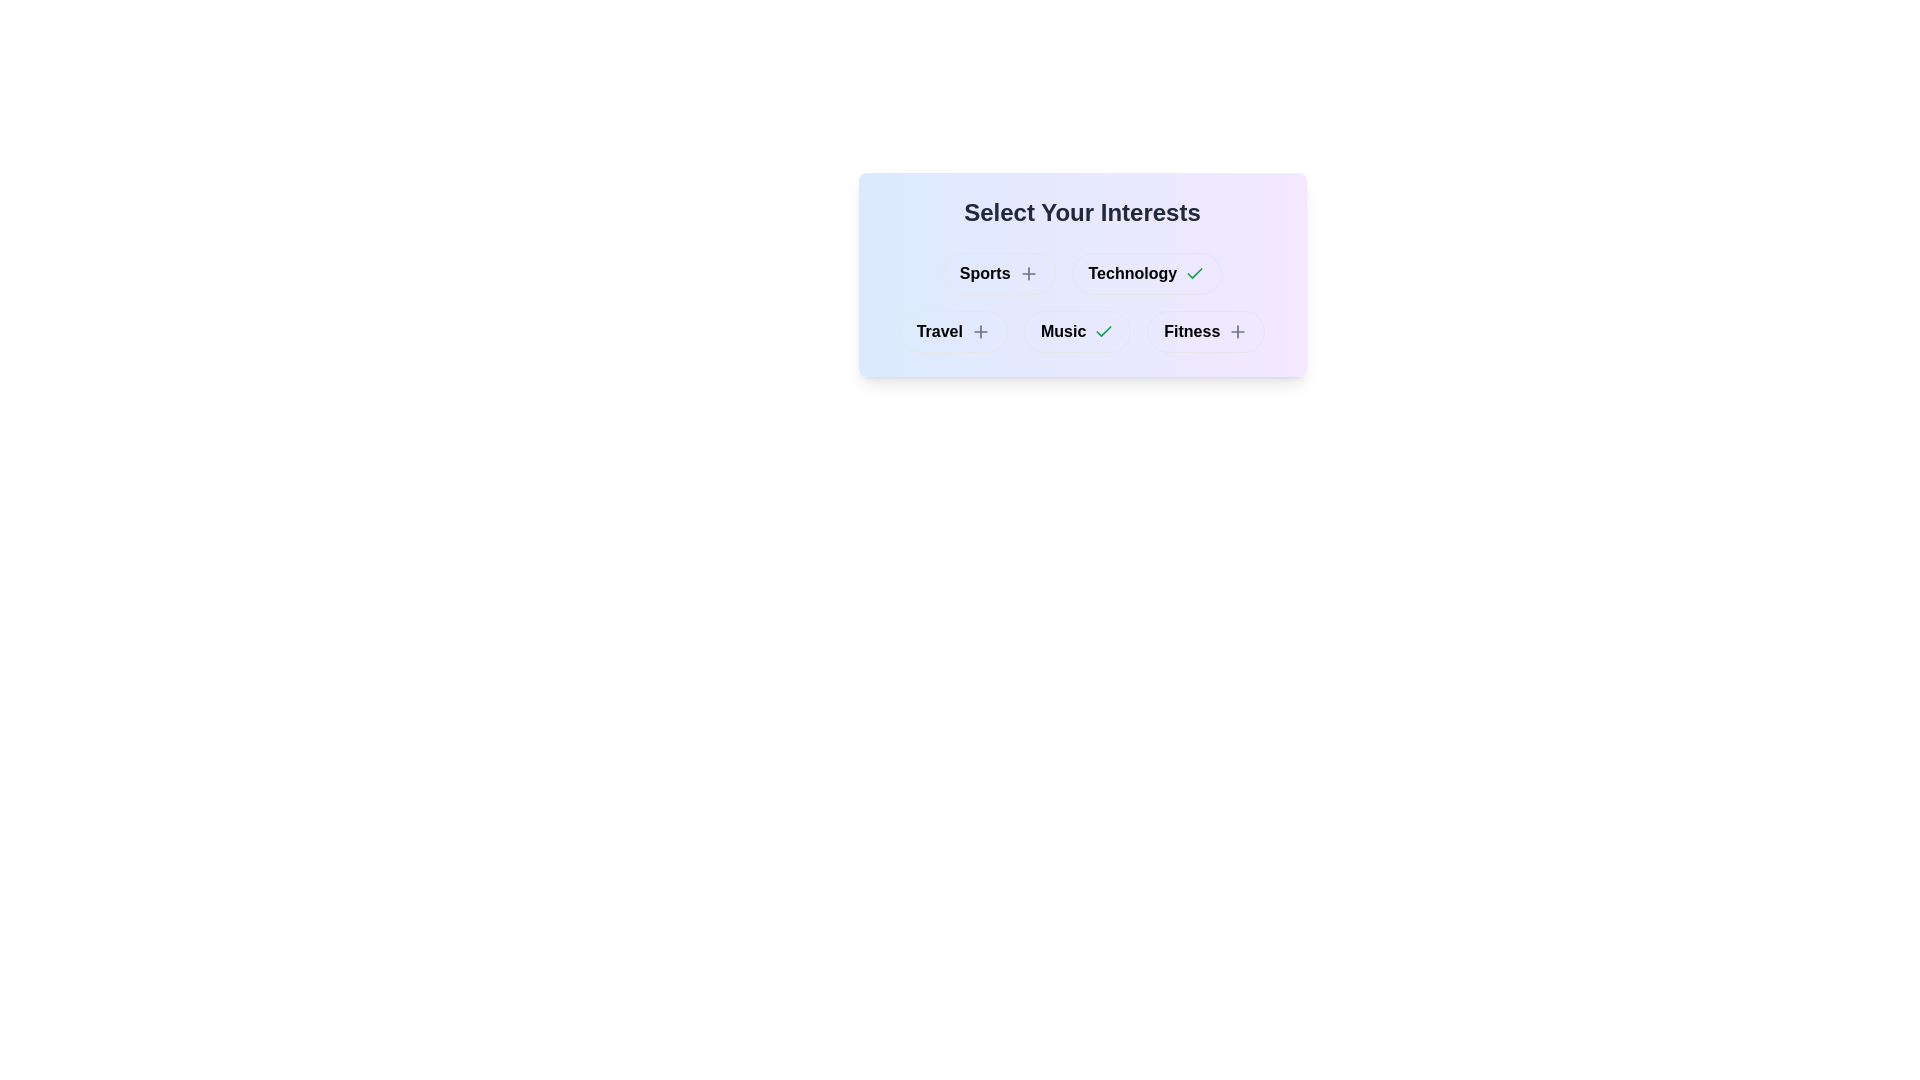  What do you see at coordinates (998, 273) in the screenshot?
I see `the button labeled Sports to observe visual changes` at bounding box center [998, 273].